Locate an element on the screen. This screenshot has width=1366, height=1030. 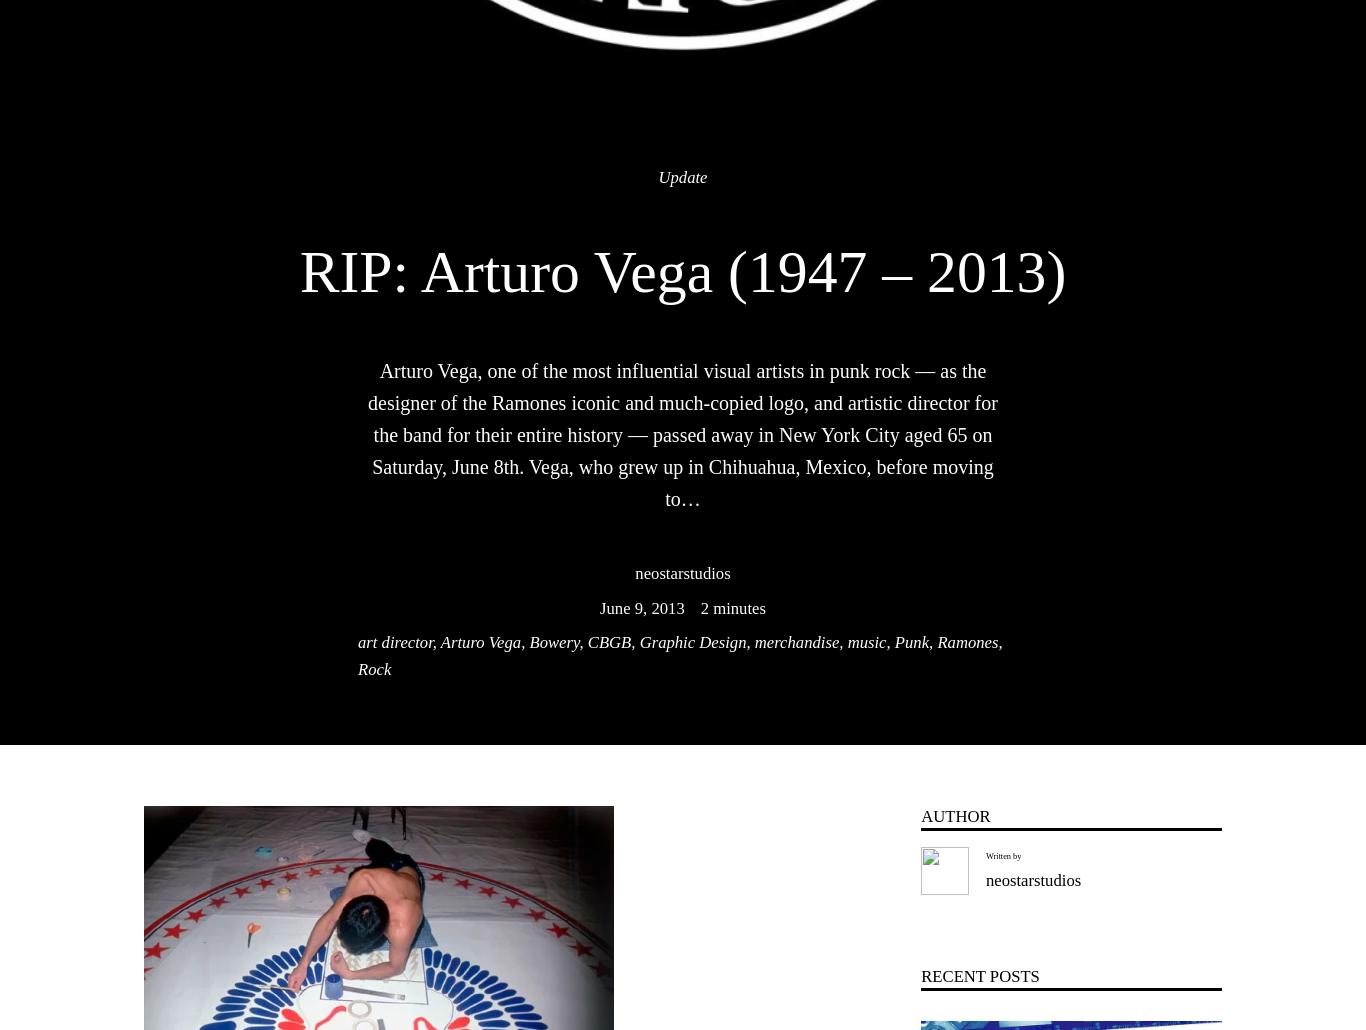
'Written by' is located at coordinates (1003, 854).